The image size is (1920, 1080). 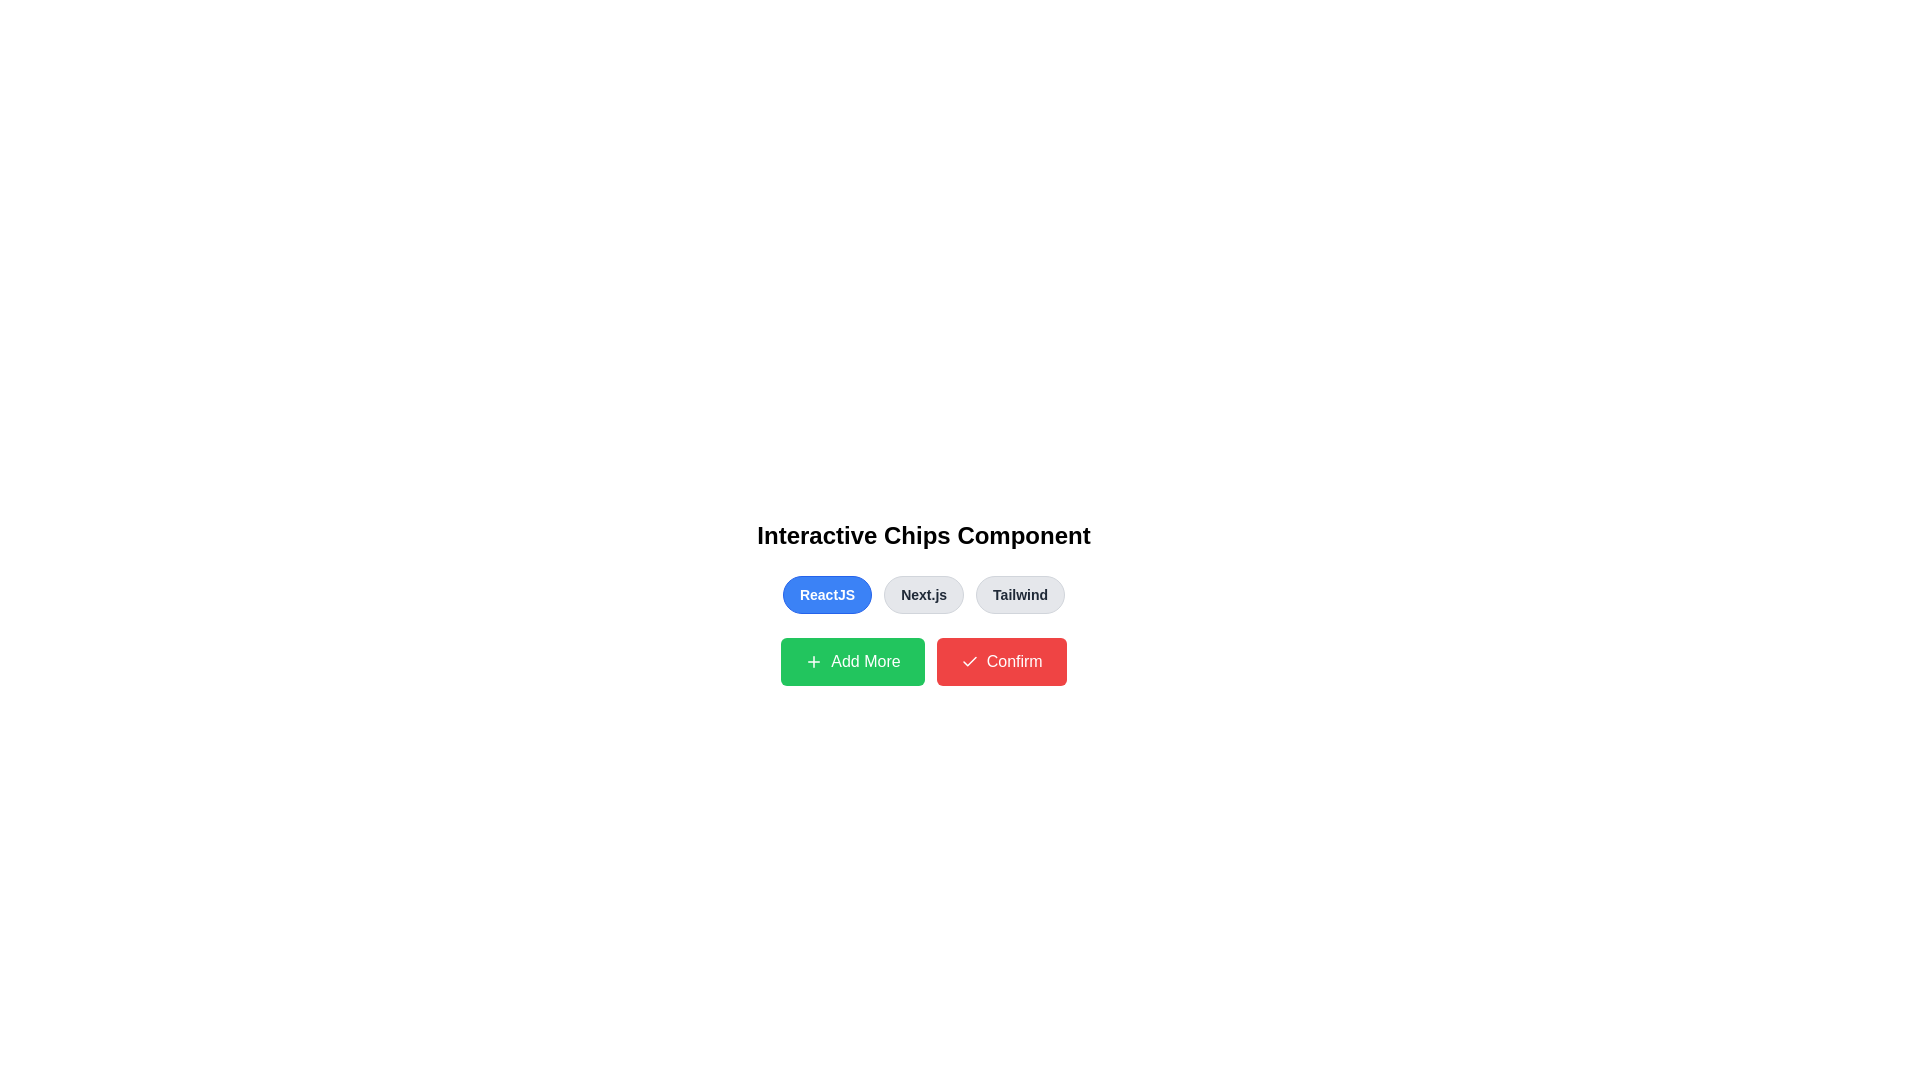 I want to click on the button labeled ReactJS to observe its hover effect, so click(x=827, y=593).